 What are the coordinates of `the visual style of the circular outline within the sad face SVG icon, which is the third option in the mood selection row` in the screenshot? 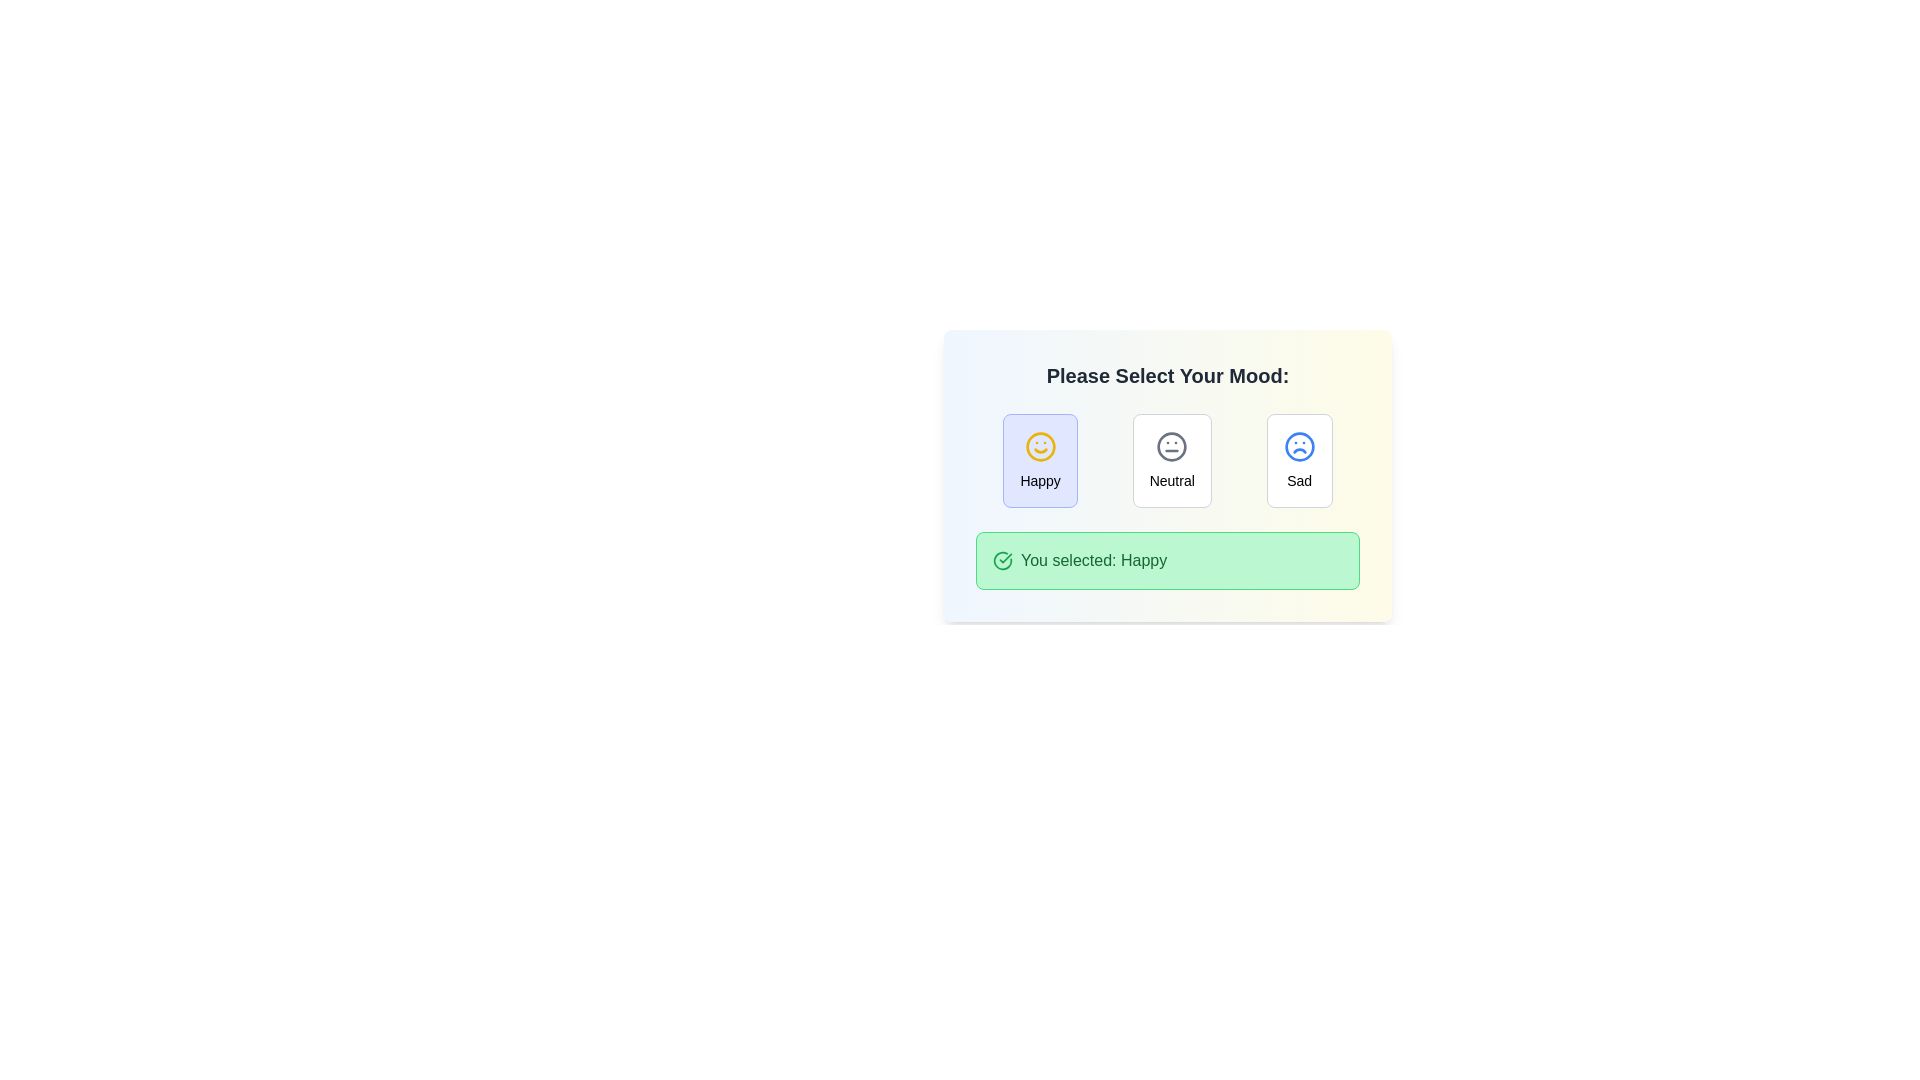 It's located at (1299, 446).